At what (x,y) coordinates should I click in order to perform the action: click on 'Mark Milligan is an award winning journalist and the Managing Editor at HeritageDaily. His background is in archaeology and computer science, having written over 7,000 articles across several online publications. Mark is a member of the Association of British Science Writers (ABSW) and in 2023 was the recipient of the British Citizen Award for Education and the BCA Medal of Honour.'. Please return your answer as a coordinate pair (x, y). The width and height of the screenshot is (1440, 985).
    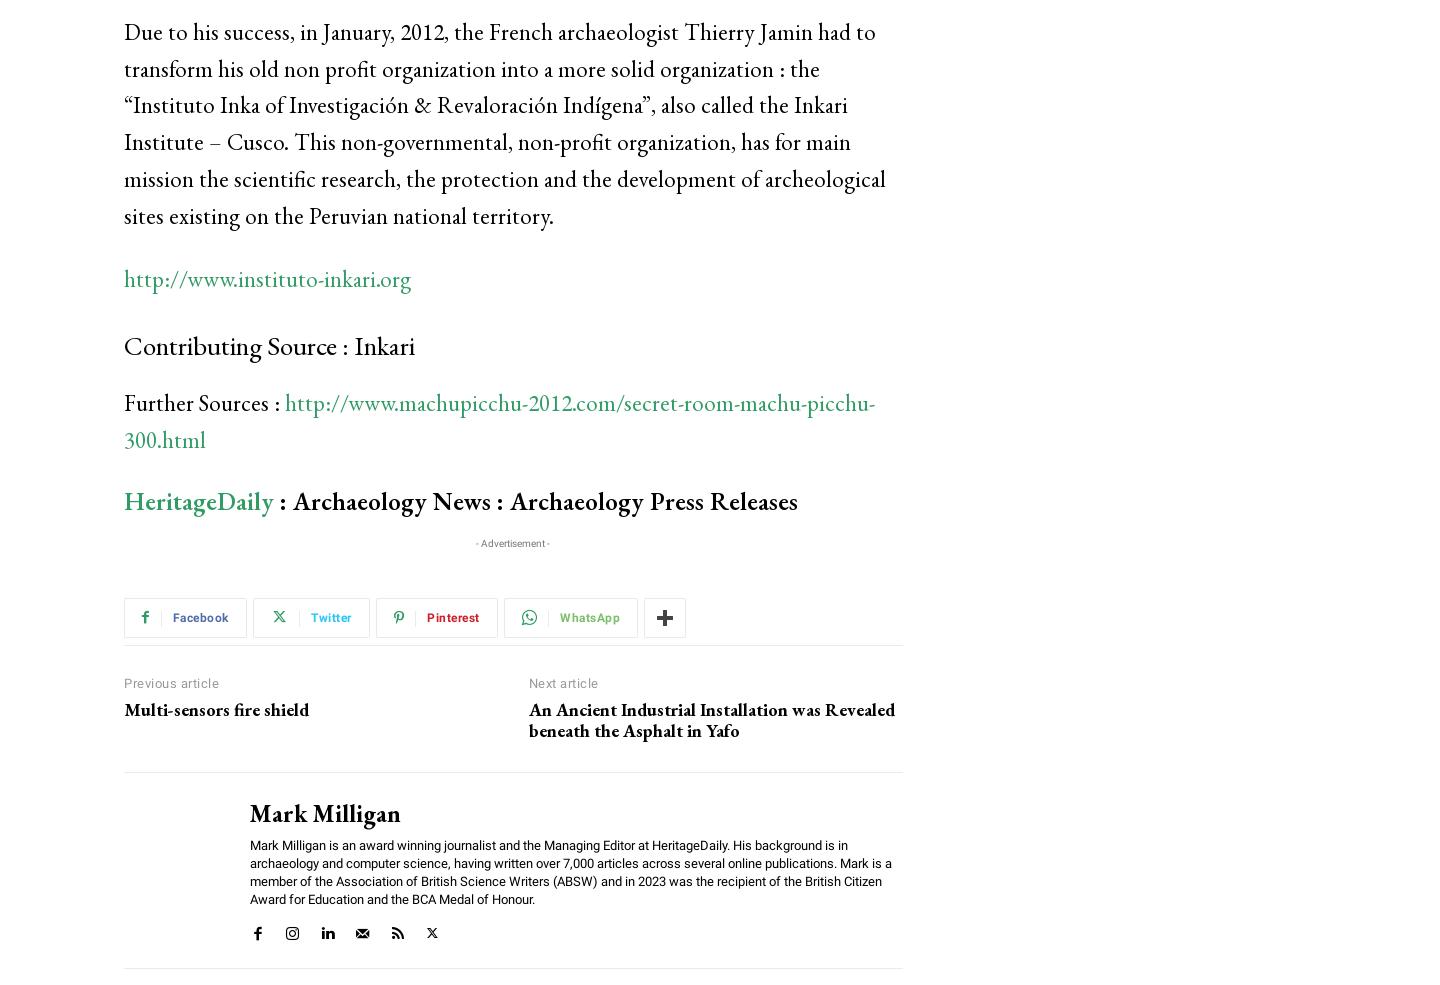
    Looking at the image, I should click on (570, 871).